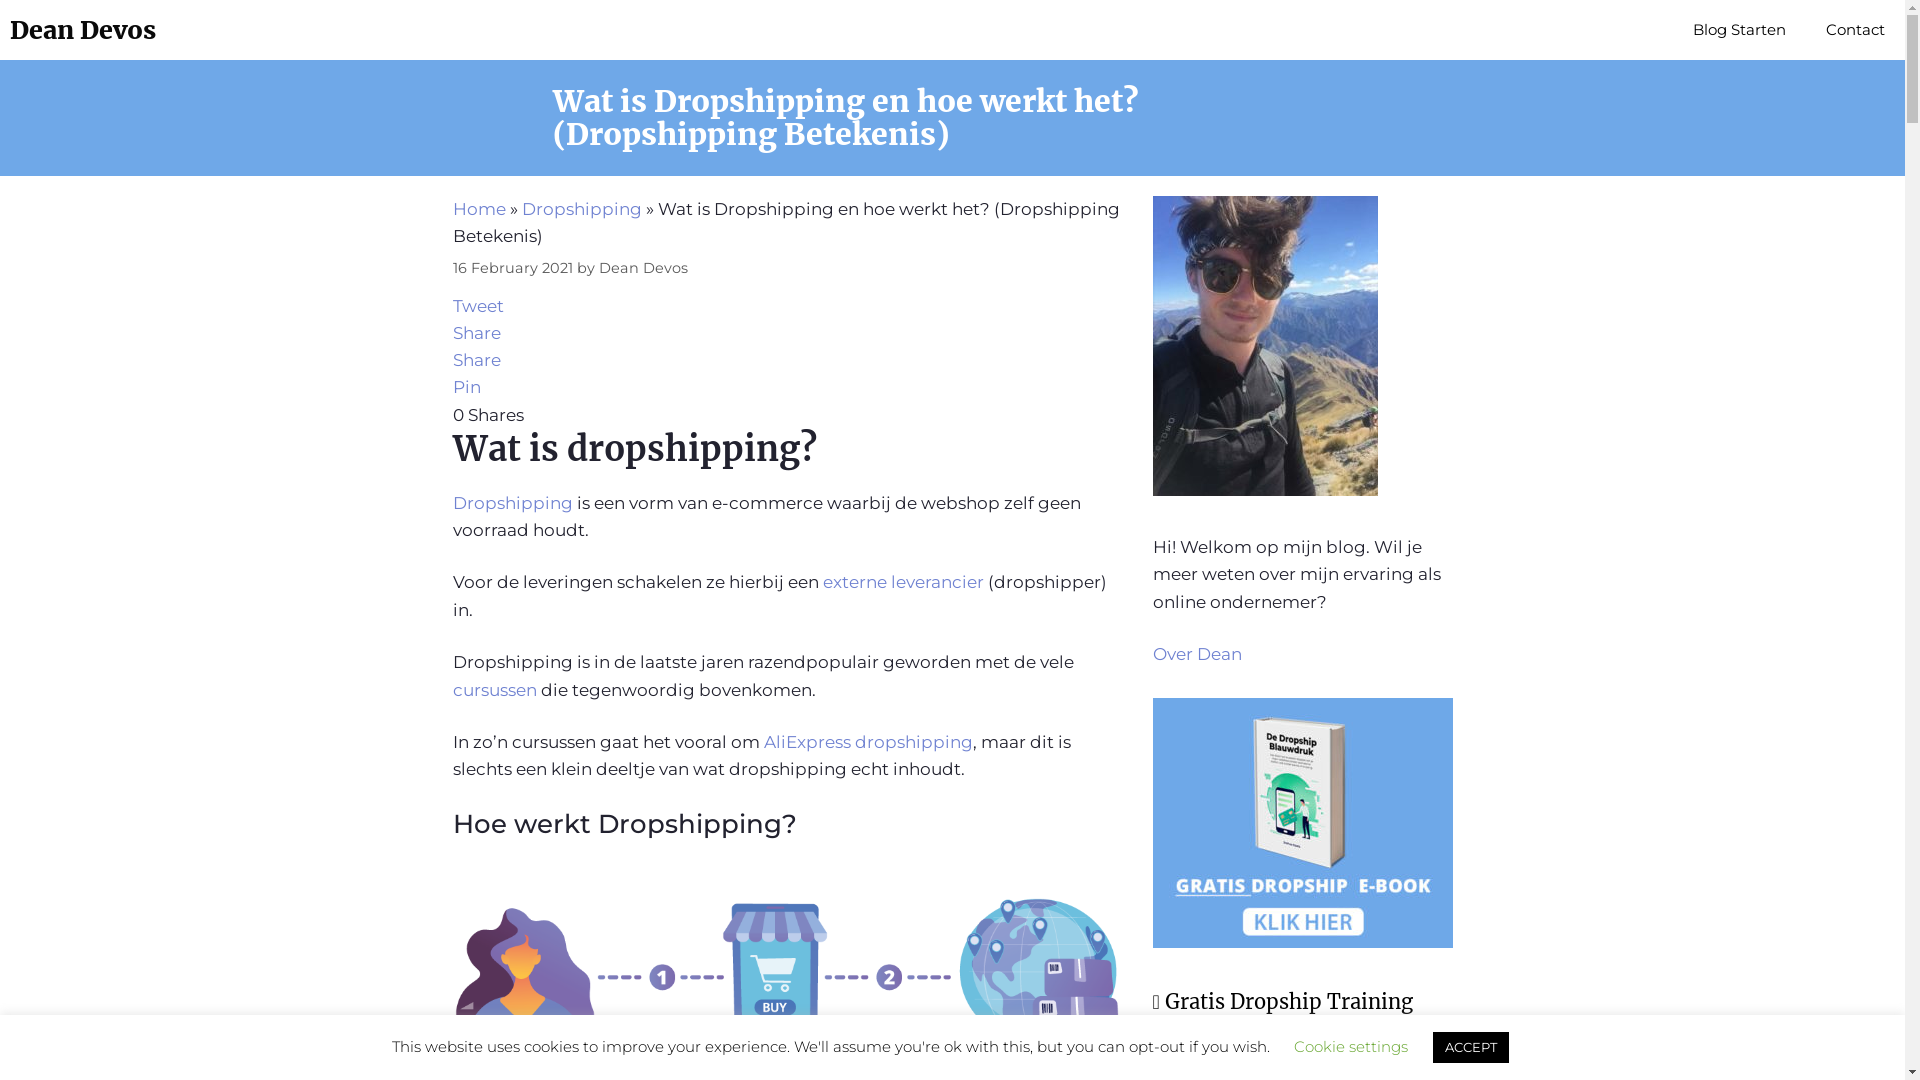 This screenshot has height=1080, width=1920. I want to click on 'Cookie settings', so click(1350, 1045).